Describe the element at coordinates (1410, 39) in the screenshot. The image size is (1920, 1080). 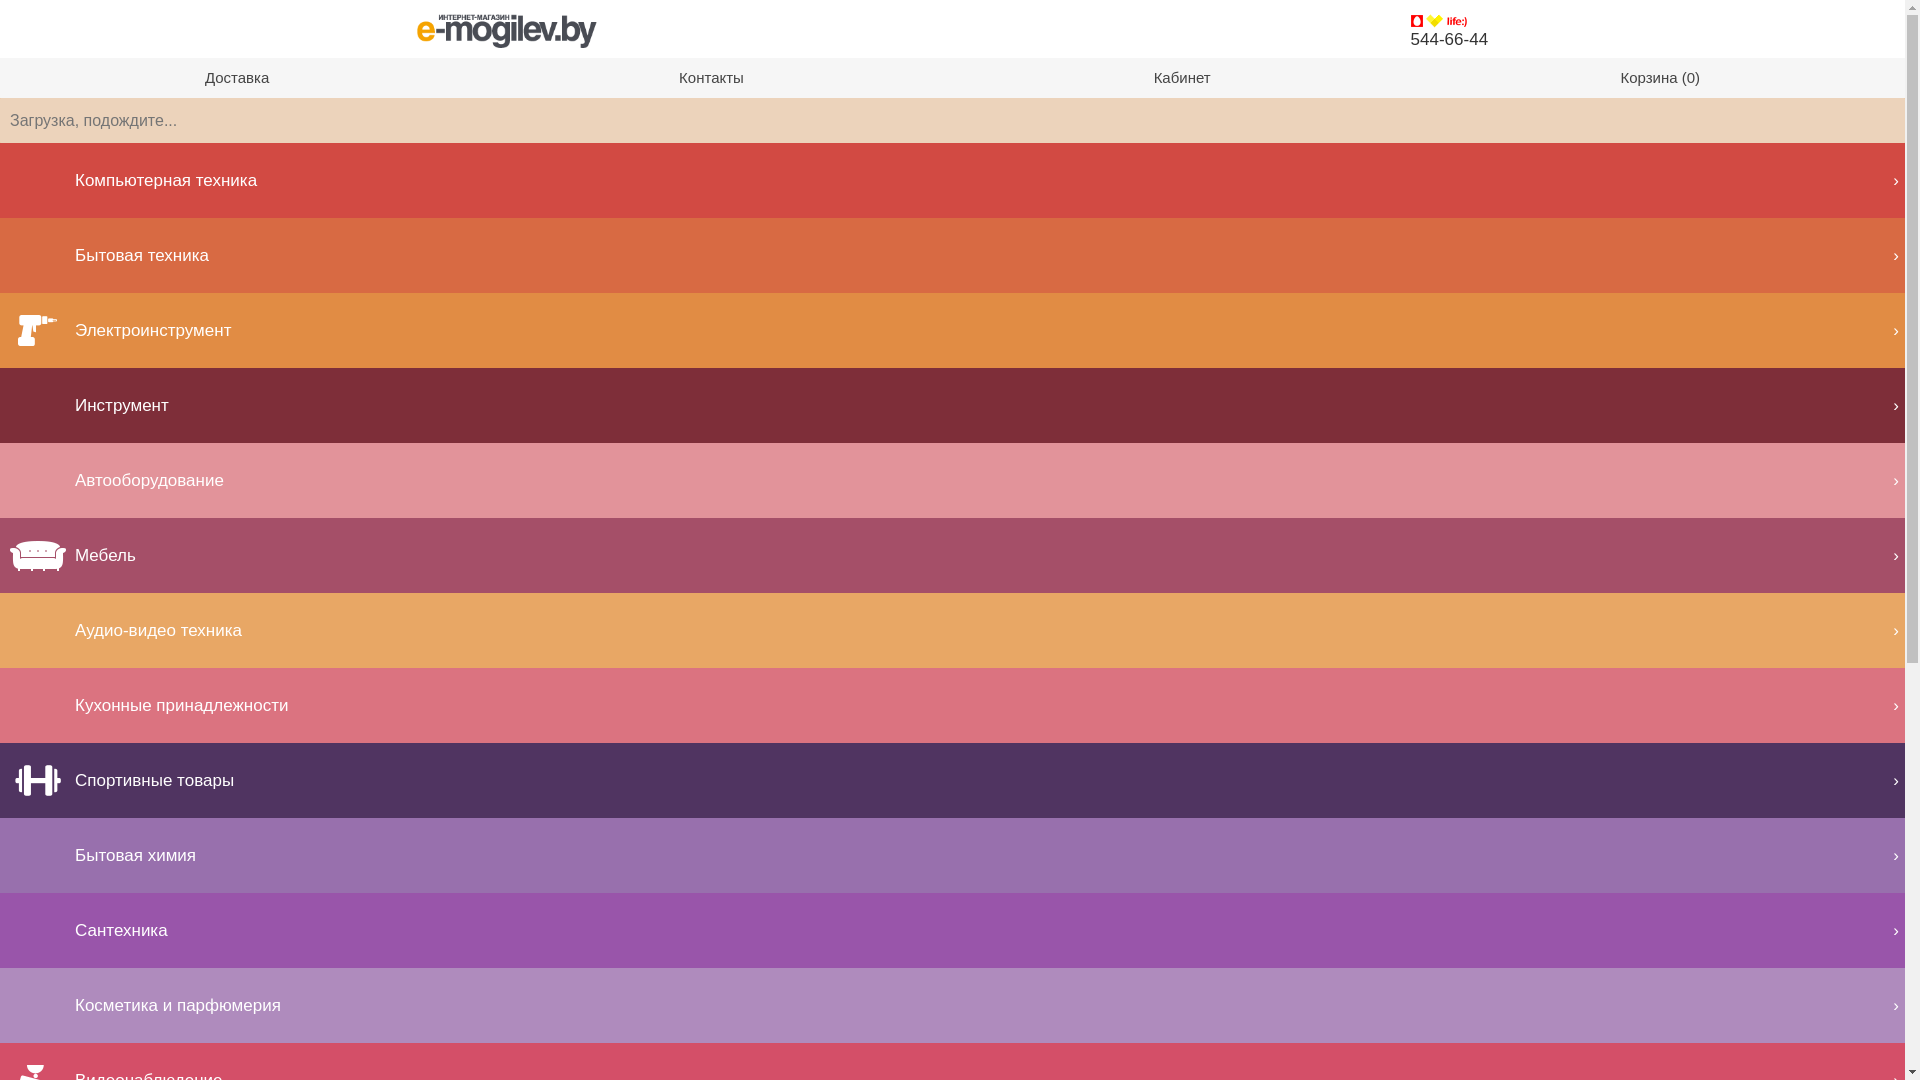
I see `'544-66-44'` at that location.